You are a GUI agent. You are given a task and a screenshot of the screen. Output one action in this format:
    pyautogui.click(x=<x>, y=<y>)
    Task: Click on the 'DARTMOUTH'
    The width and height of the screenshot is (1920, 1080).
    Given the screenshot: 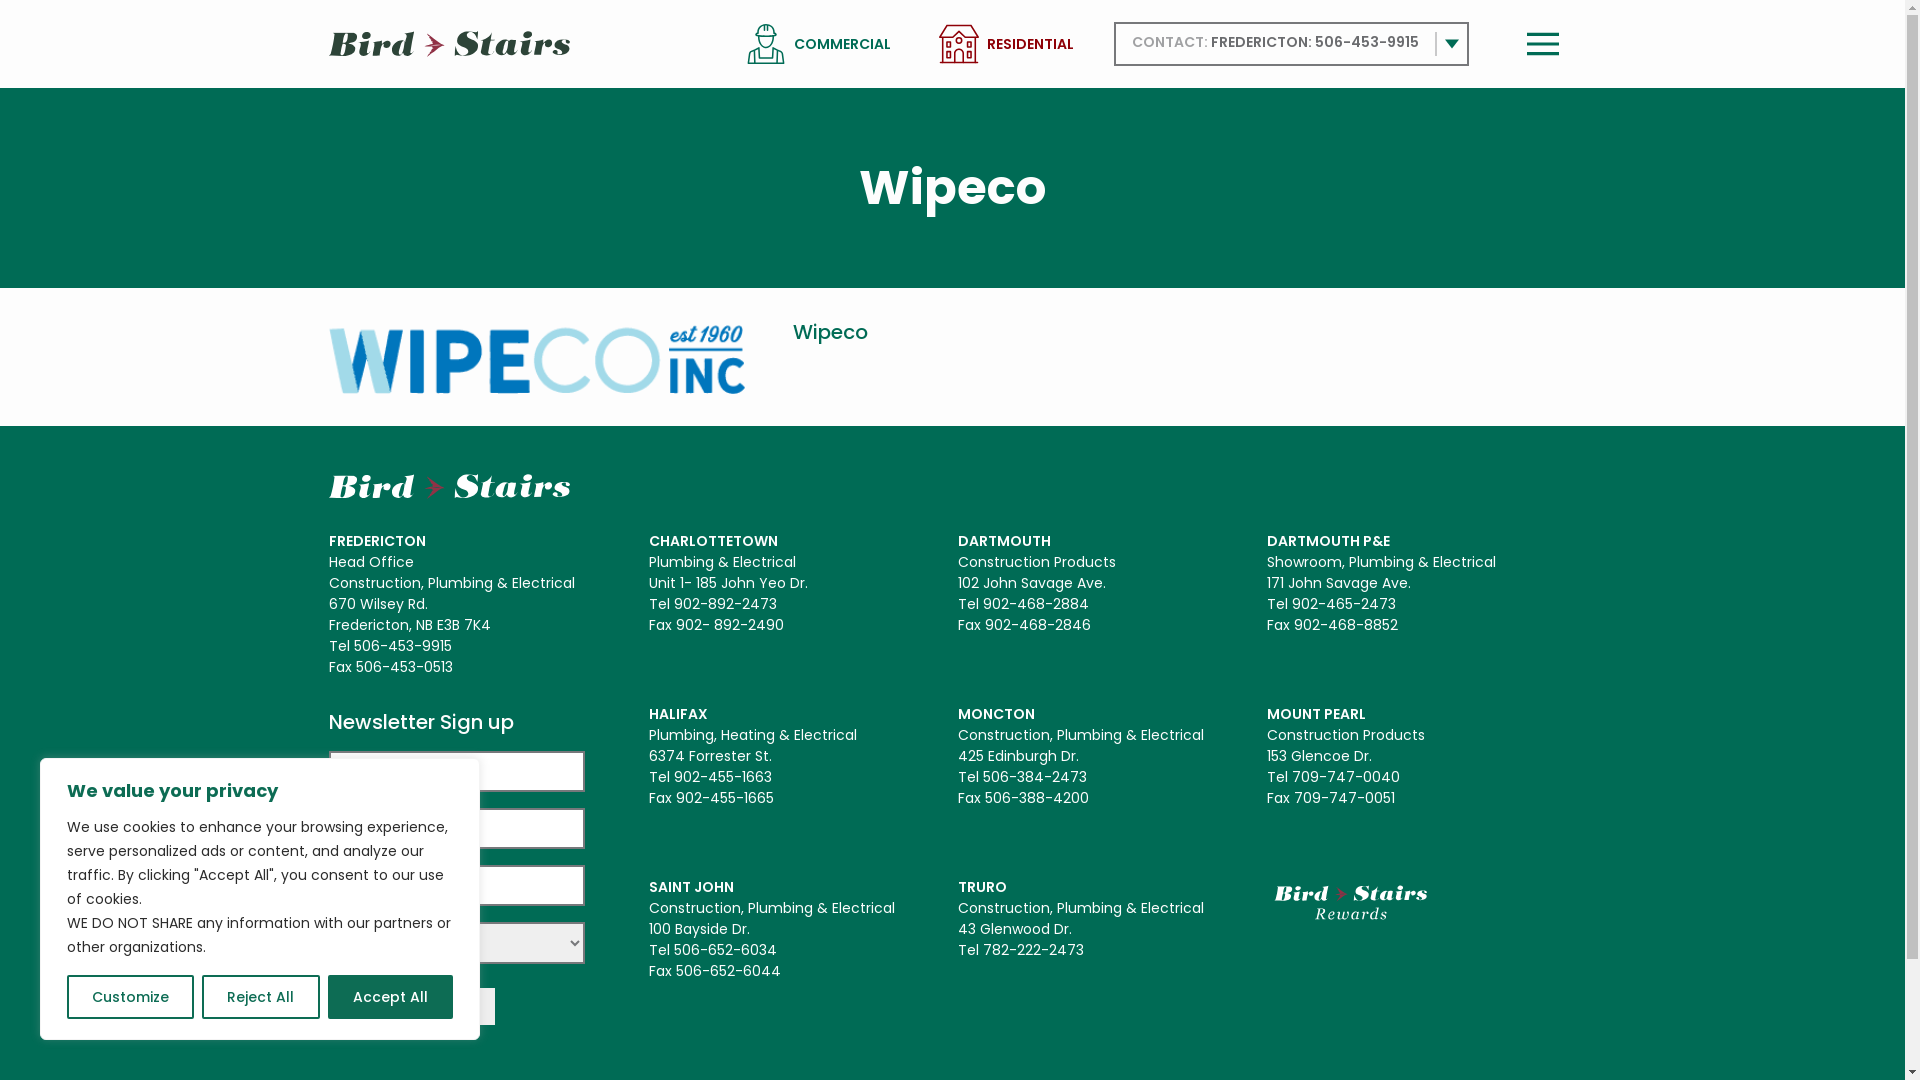 What is the action you would take?
    pyautogui.click(x=1004, y=540)
    